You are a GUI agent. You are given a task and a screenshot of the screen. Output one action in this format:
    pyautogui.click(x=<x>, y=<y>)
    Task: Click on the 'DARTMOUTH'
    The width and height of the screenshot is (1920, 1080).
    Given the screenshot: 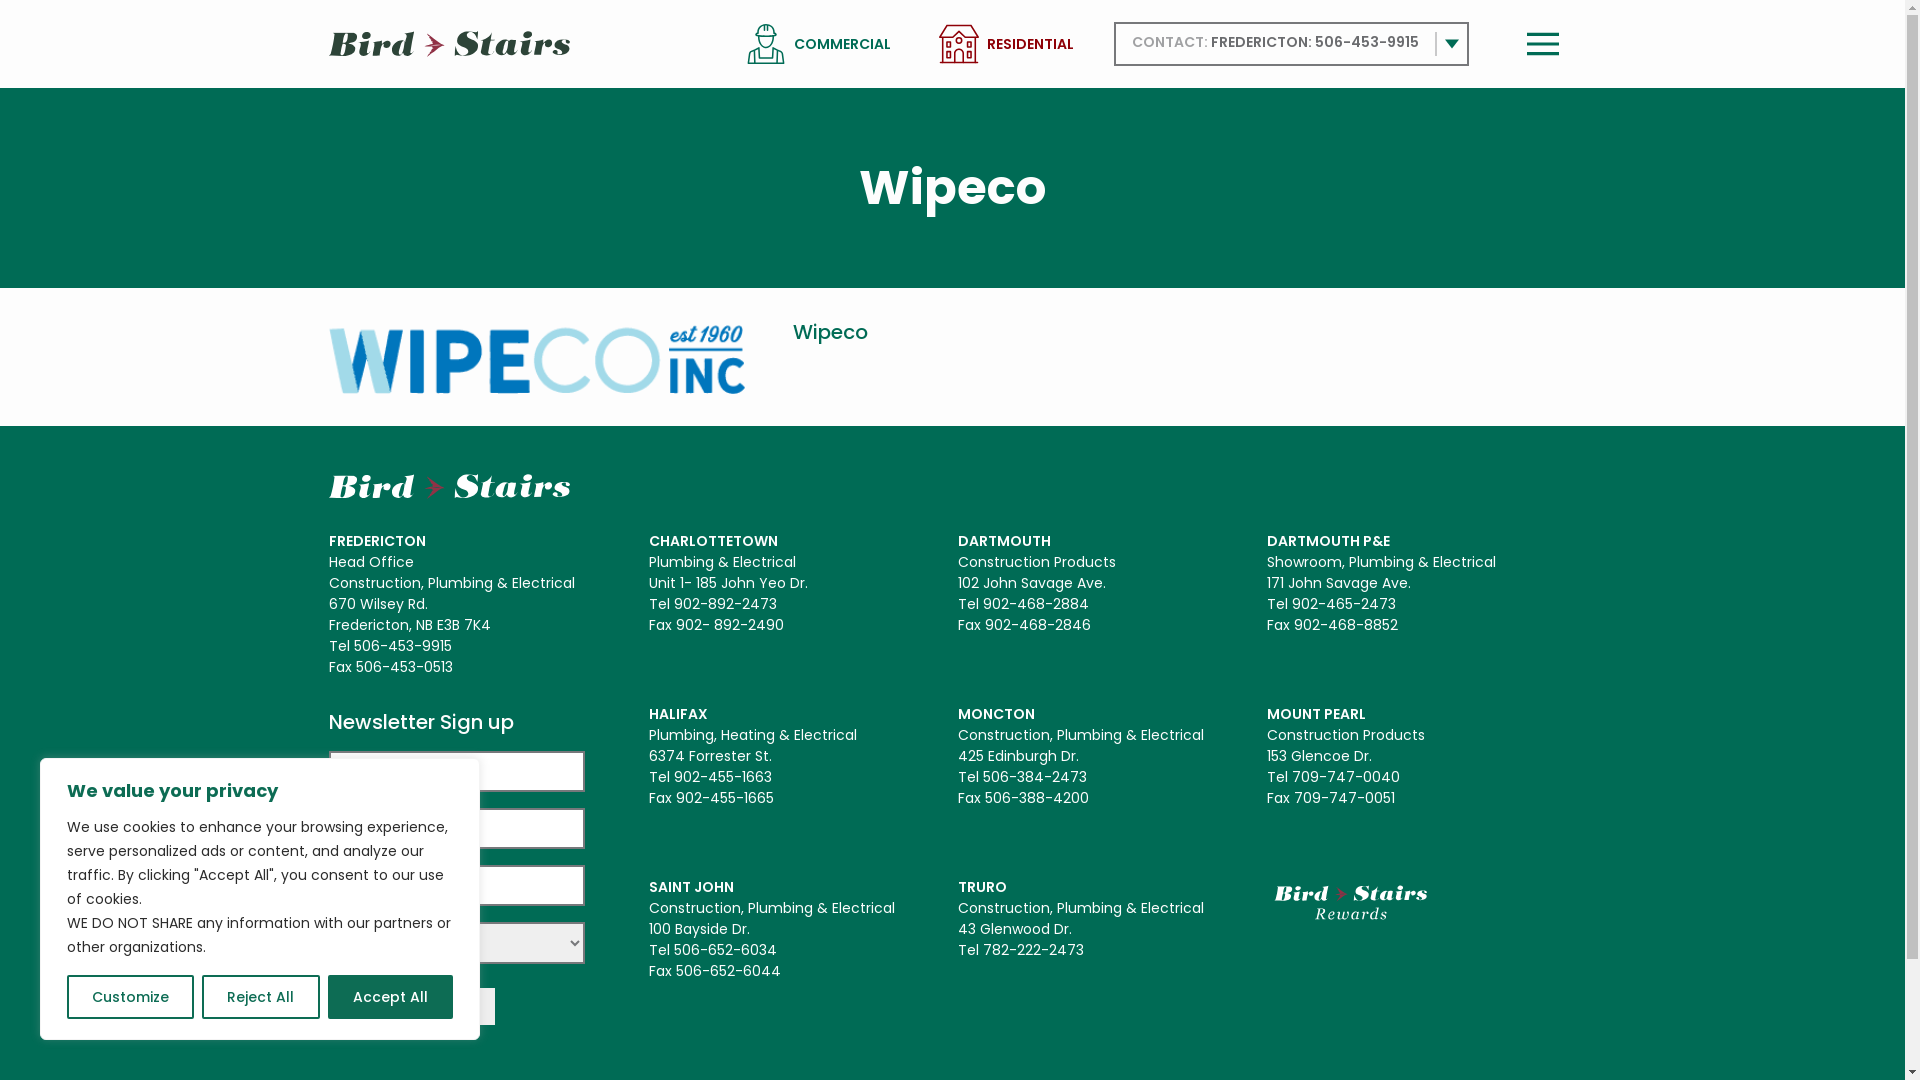 What is the action you would take?
    pyautogui.click(x=1004, y=540)
    